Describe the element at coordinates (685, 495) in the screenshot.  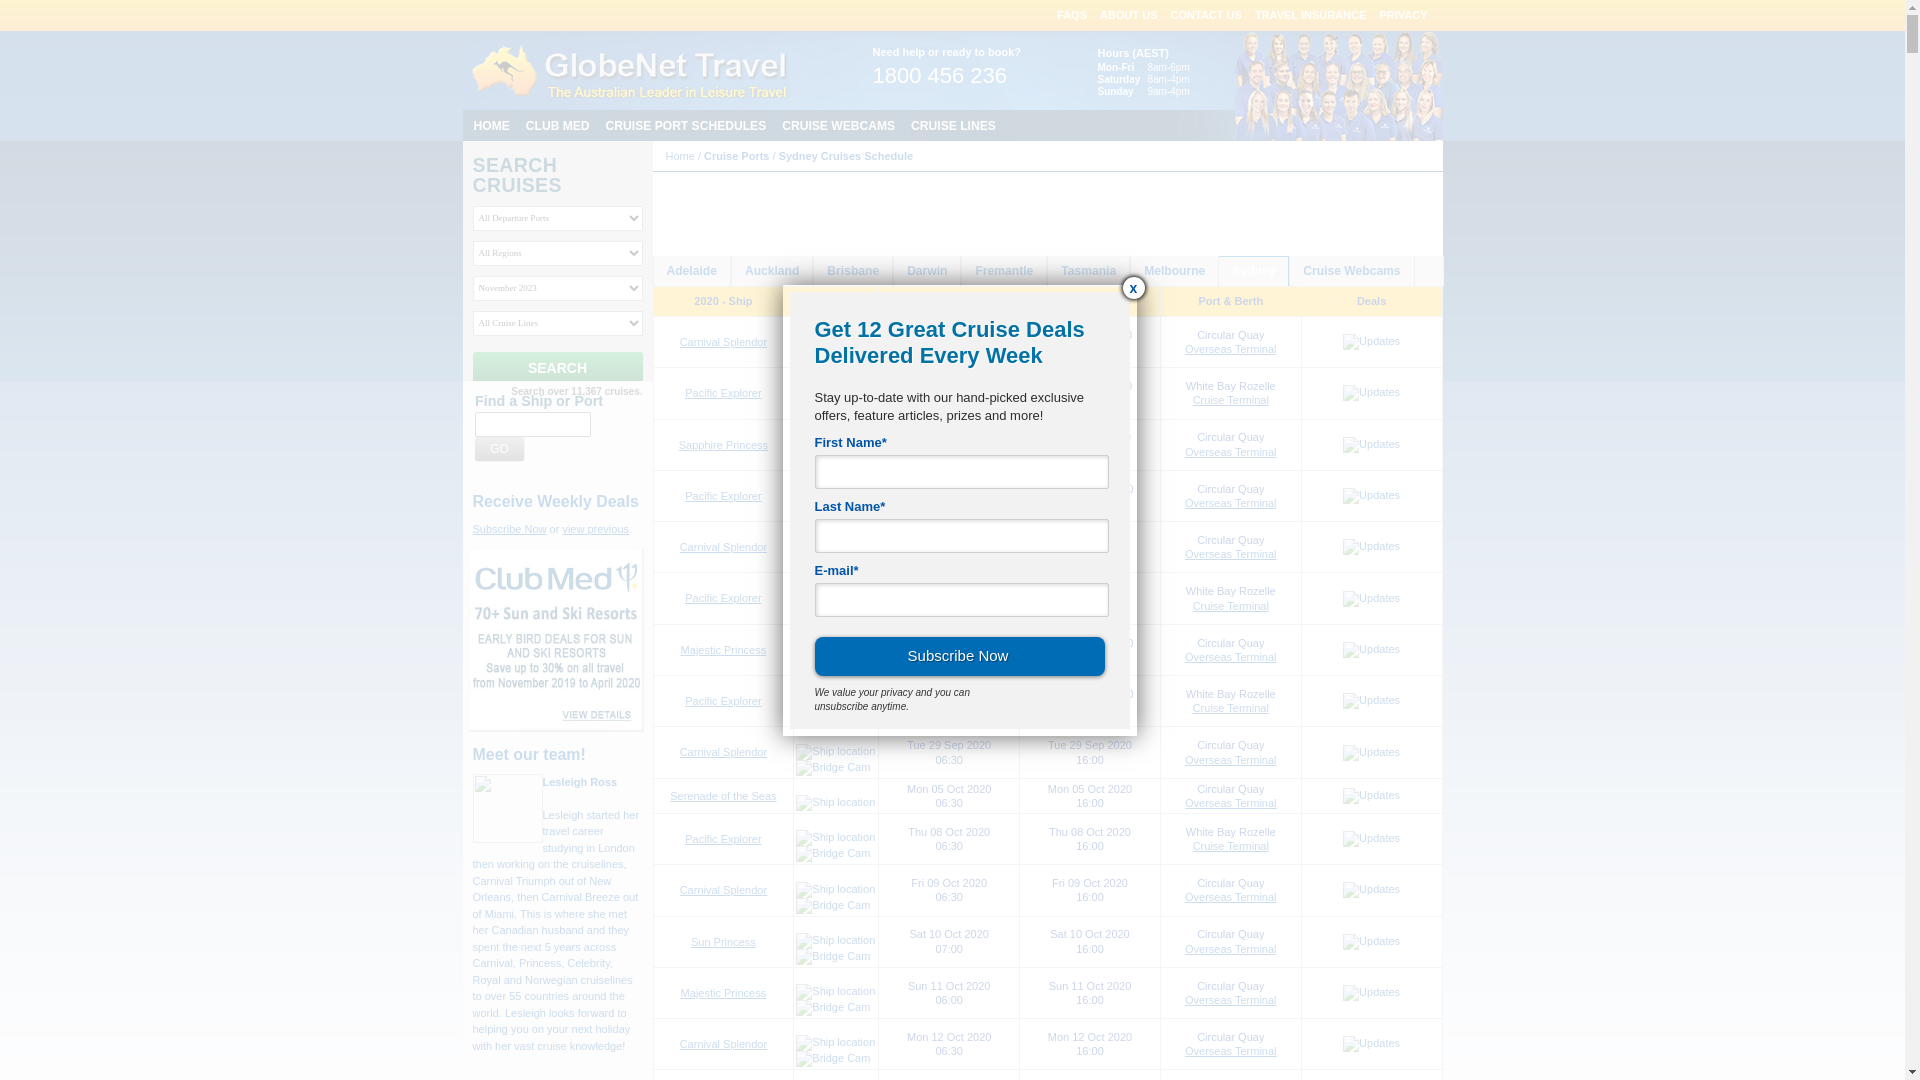
I see `'Pacific Explorer'` at that location.